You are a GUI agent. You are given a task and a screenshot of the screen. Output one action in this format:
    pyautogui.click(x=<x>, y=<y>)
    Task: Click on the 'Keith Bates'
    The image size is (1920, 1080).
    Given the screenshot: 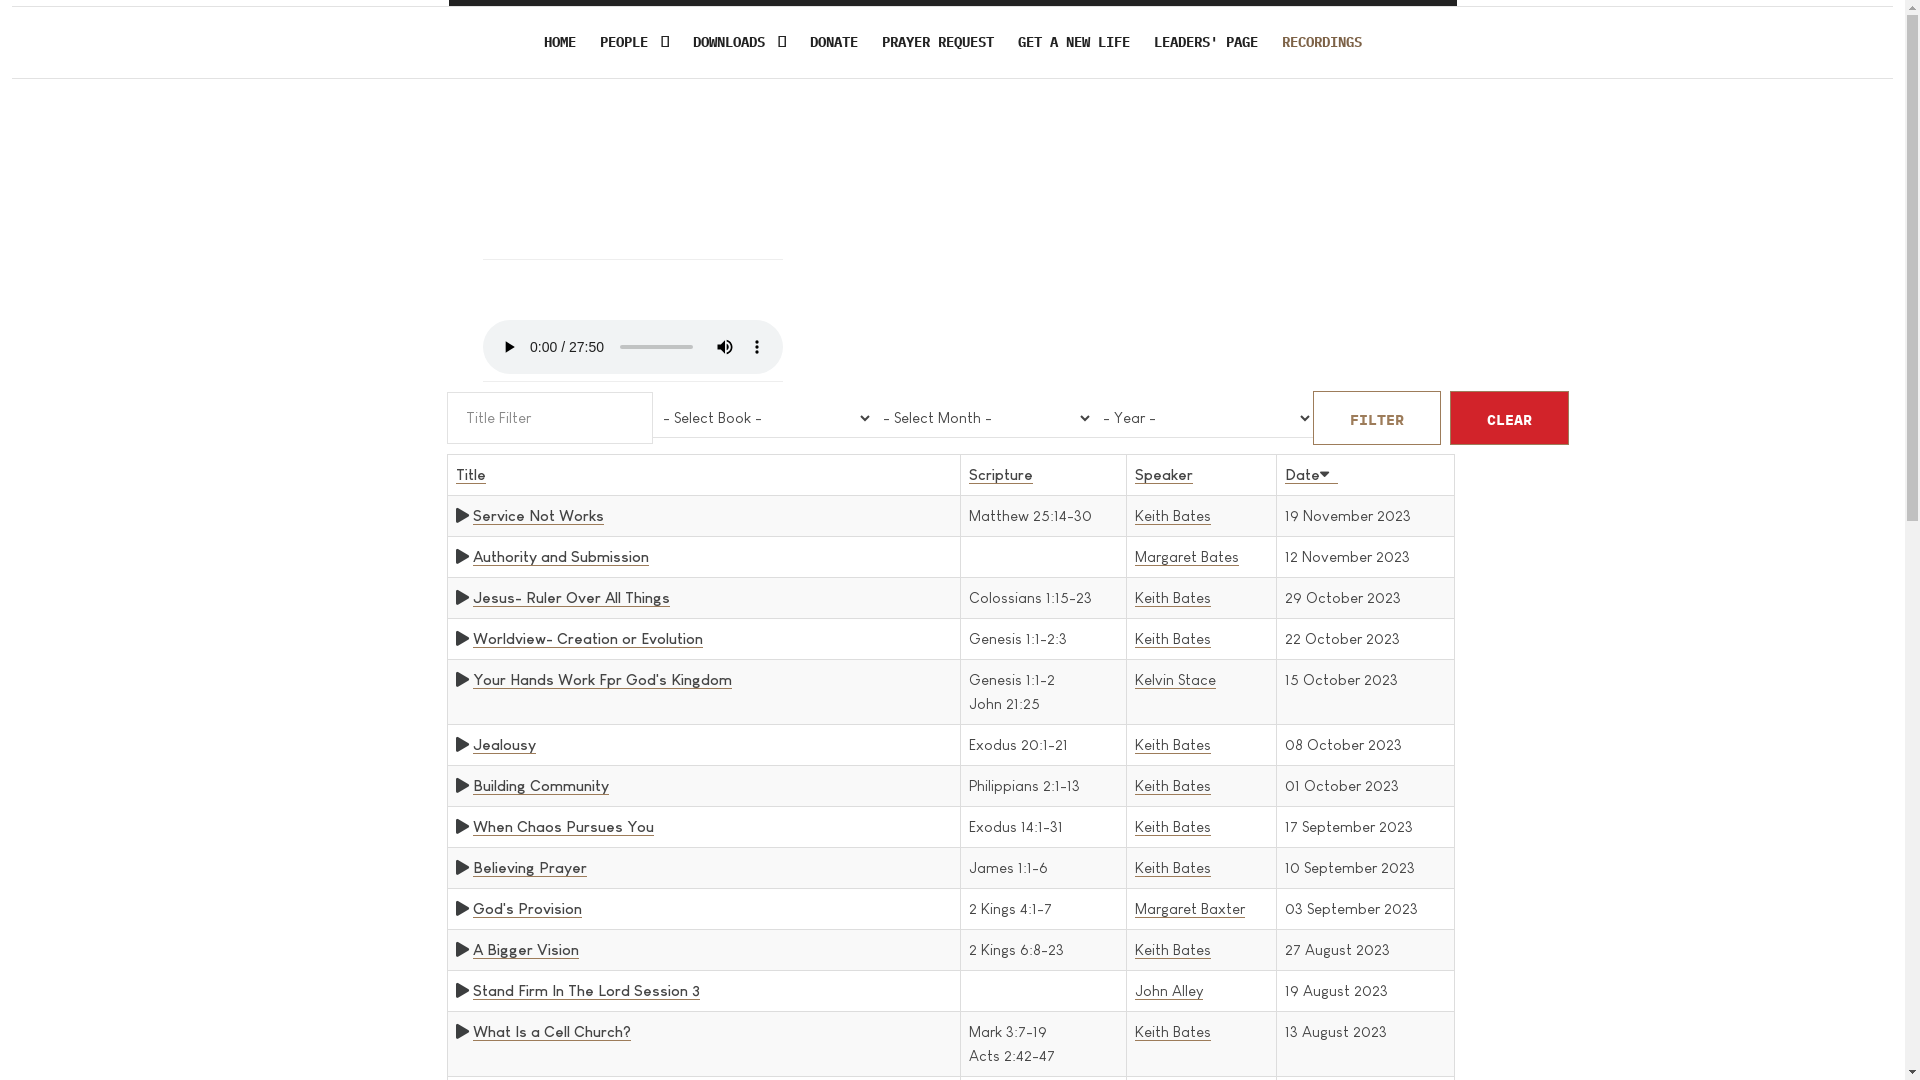 What is the action you would take?
    pyautogui.click(x=1172, y=785)
    